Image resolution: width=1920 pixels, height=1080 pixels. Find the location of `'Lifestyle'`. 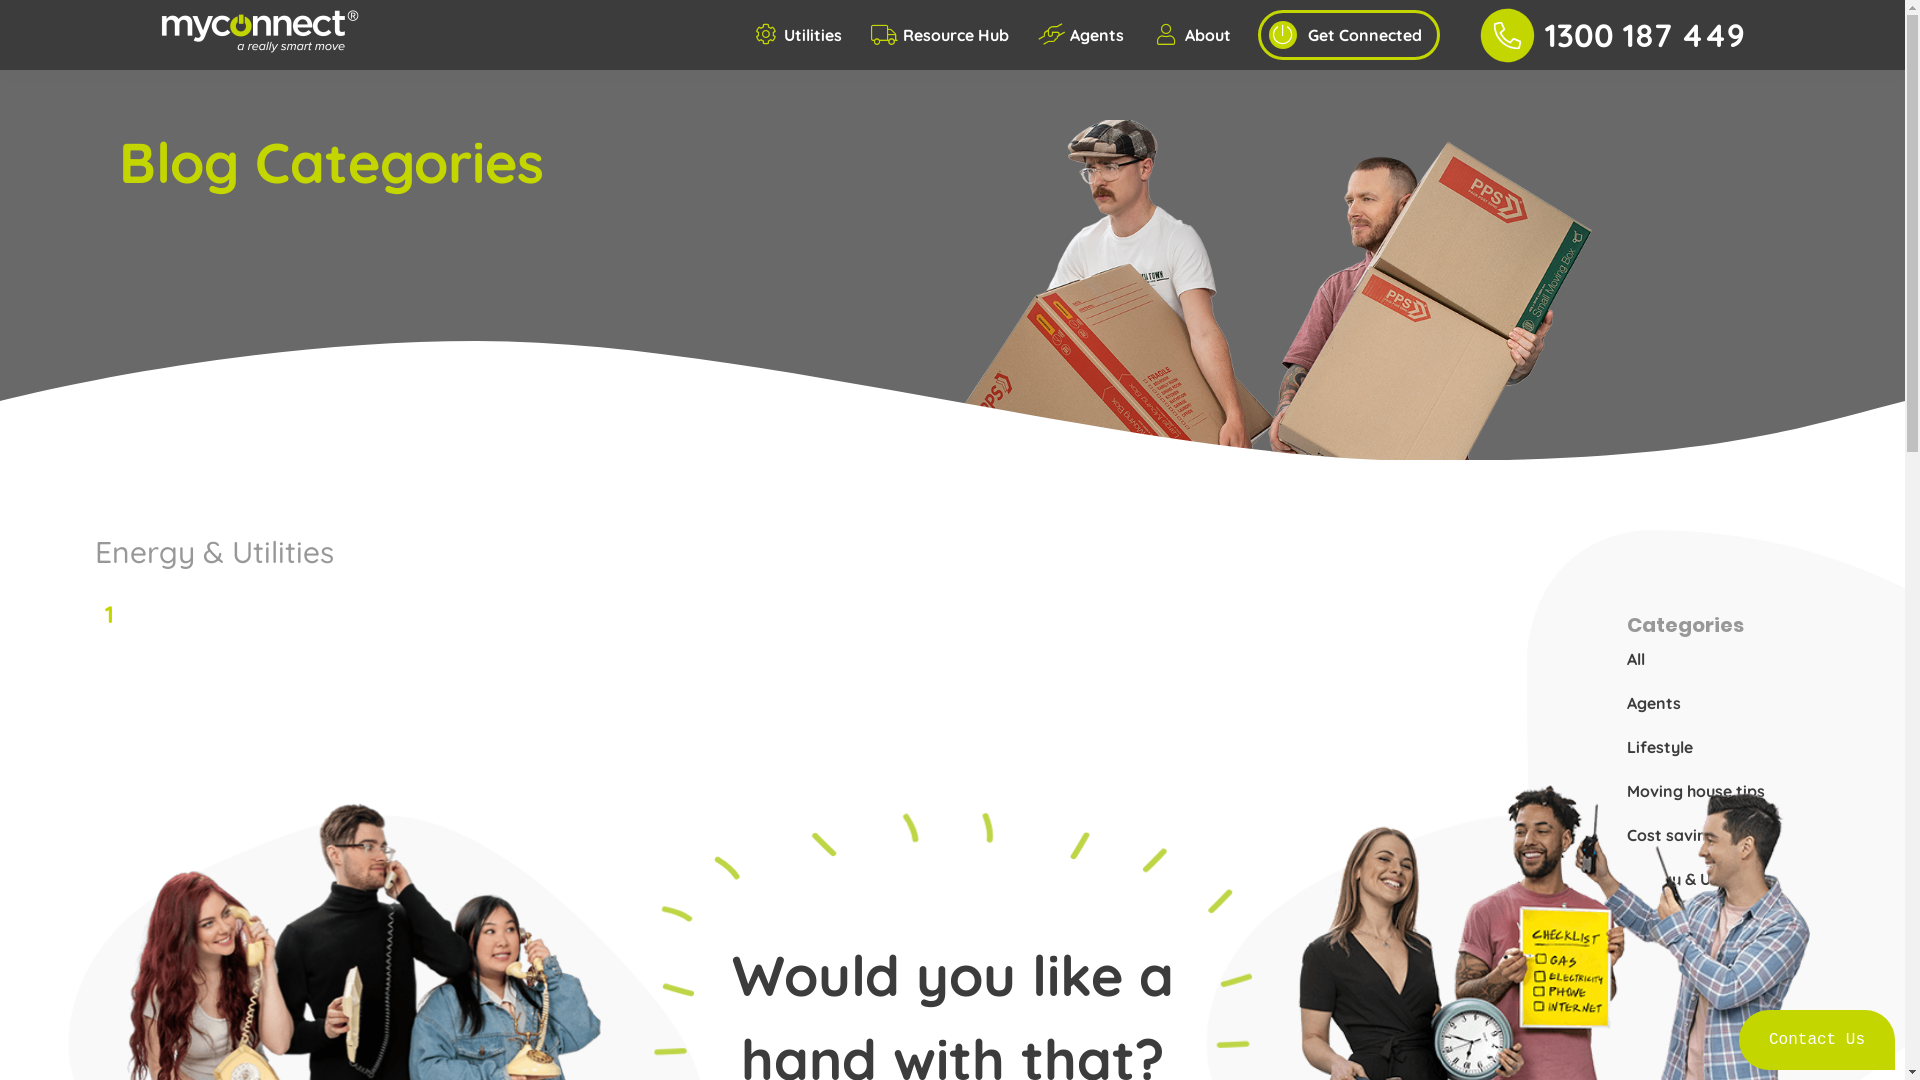

'Lifestyle' is located at coordinates (1660, 747).